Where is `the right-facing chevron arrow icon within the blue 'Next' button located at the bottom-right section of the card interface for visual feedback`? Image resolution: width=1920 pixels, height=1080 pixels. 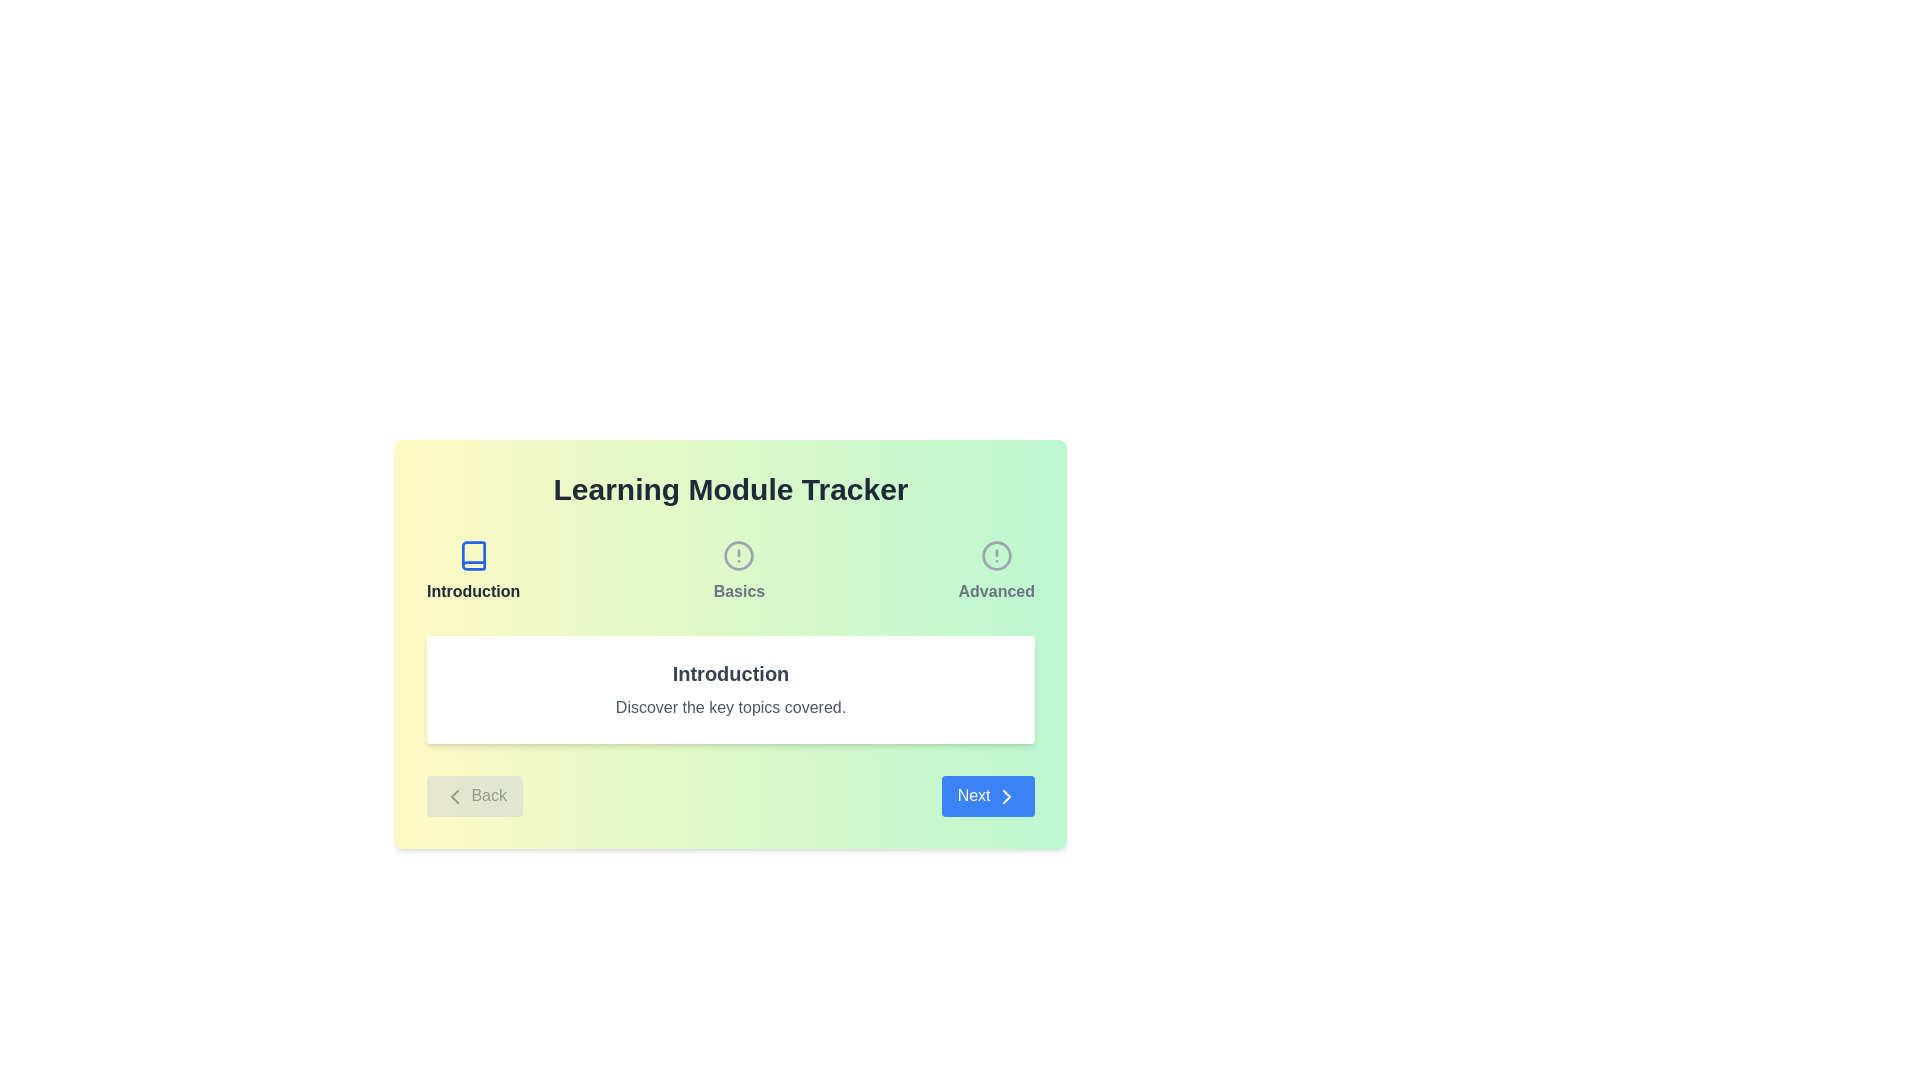
the right-facing chevron arrow icon within the blue 'Next' button located at the bottom-right section of the card interface for visual feedback is located at coordinates (1007, 794).